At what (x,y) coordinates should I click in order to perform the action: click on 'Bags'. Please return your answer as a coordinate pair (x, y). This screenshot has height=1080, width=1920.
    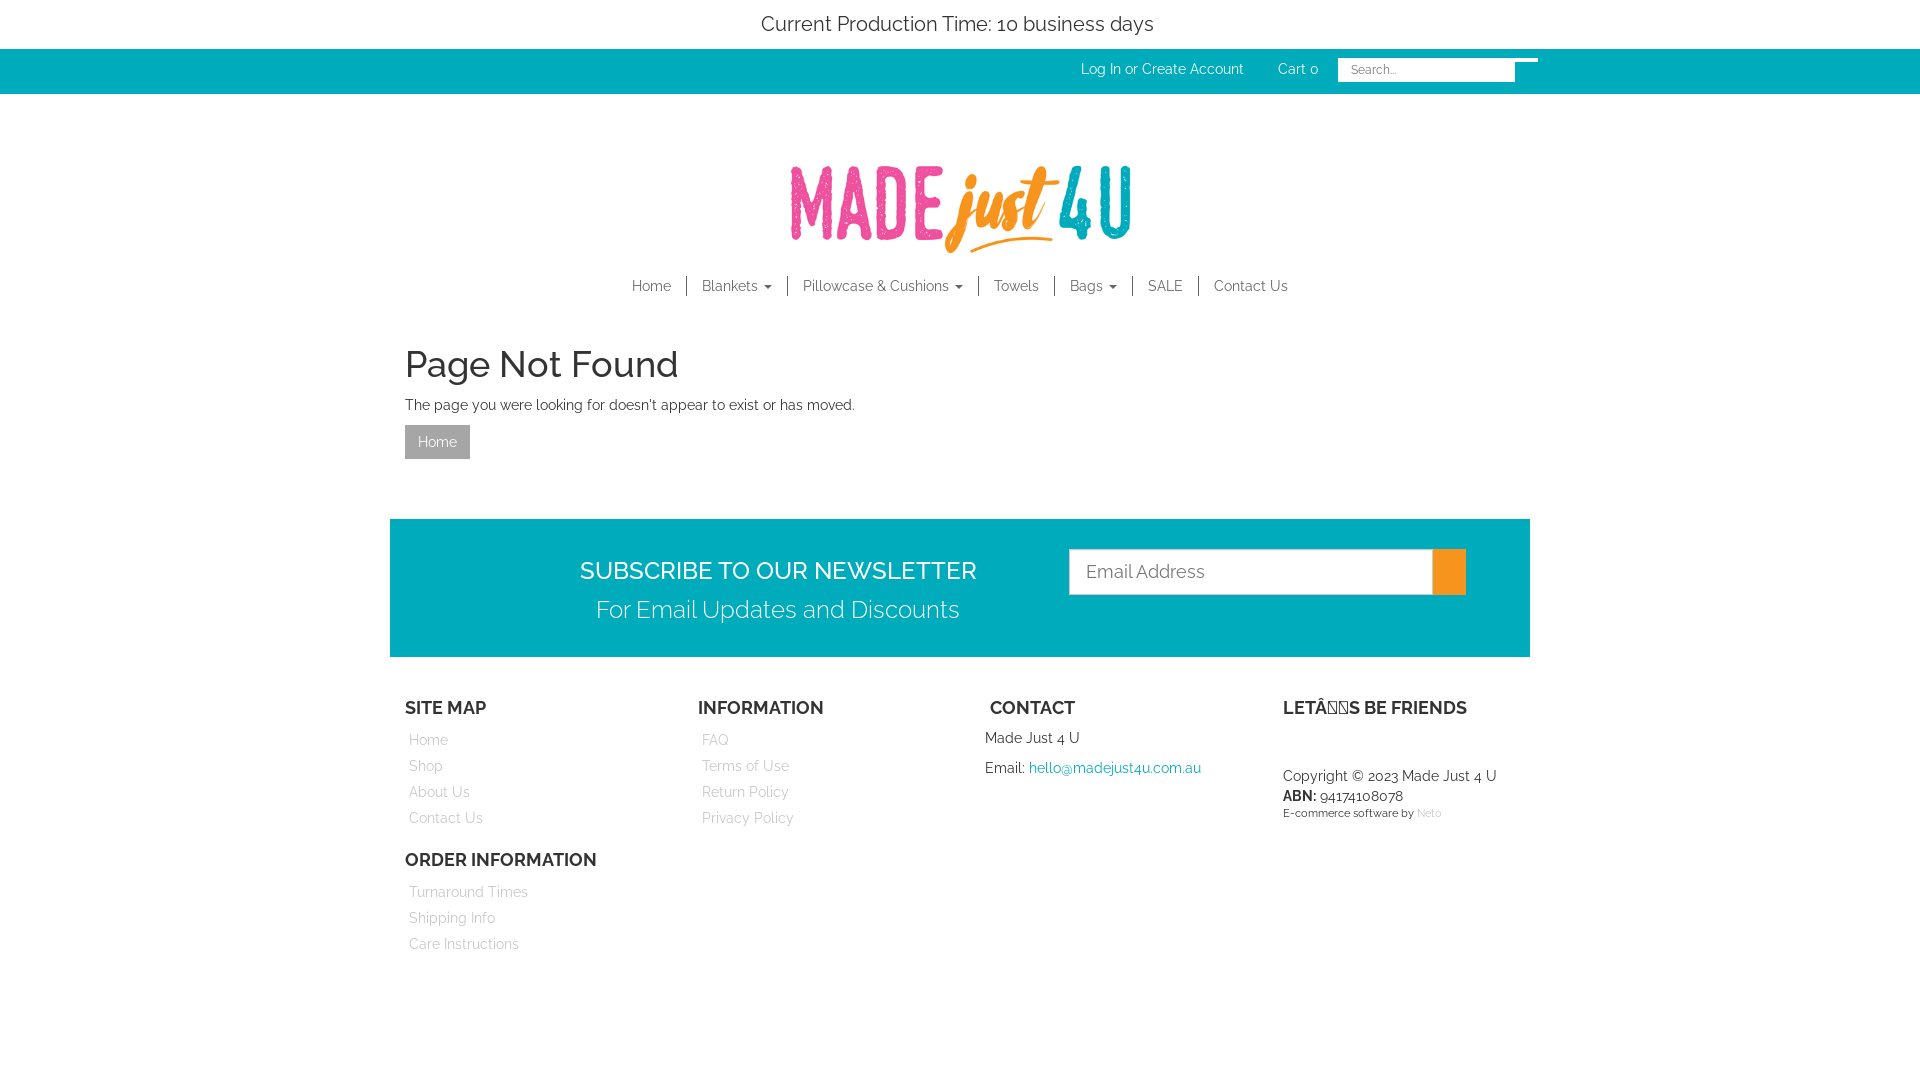
    Looking at the image, I should click on (1093, 285).